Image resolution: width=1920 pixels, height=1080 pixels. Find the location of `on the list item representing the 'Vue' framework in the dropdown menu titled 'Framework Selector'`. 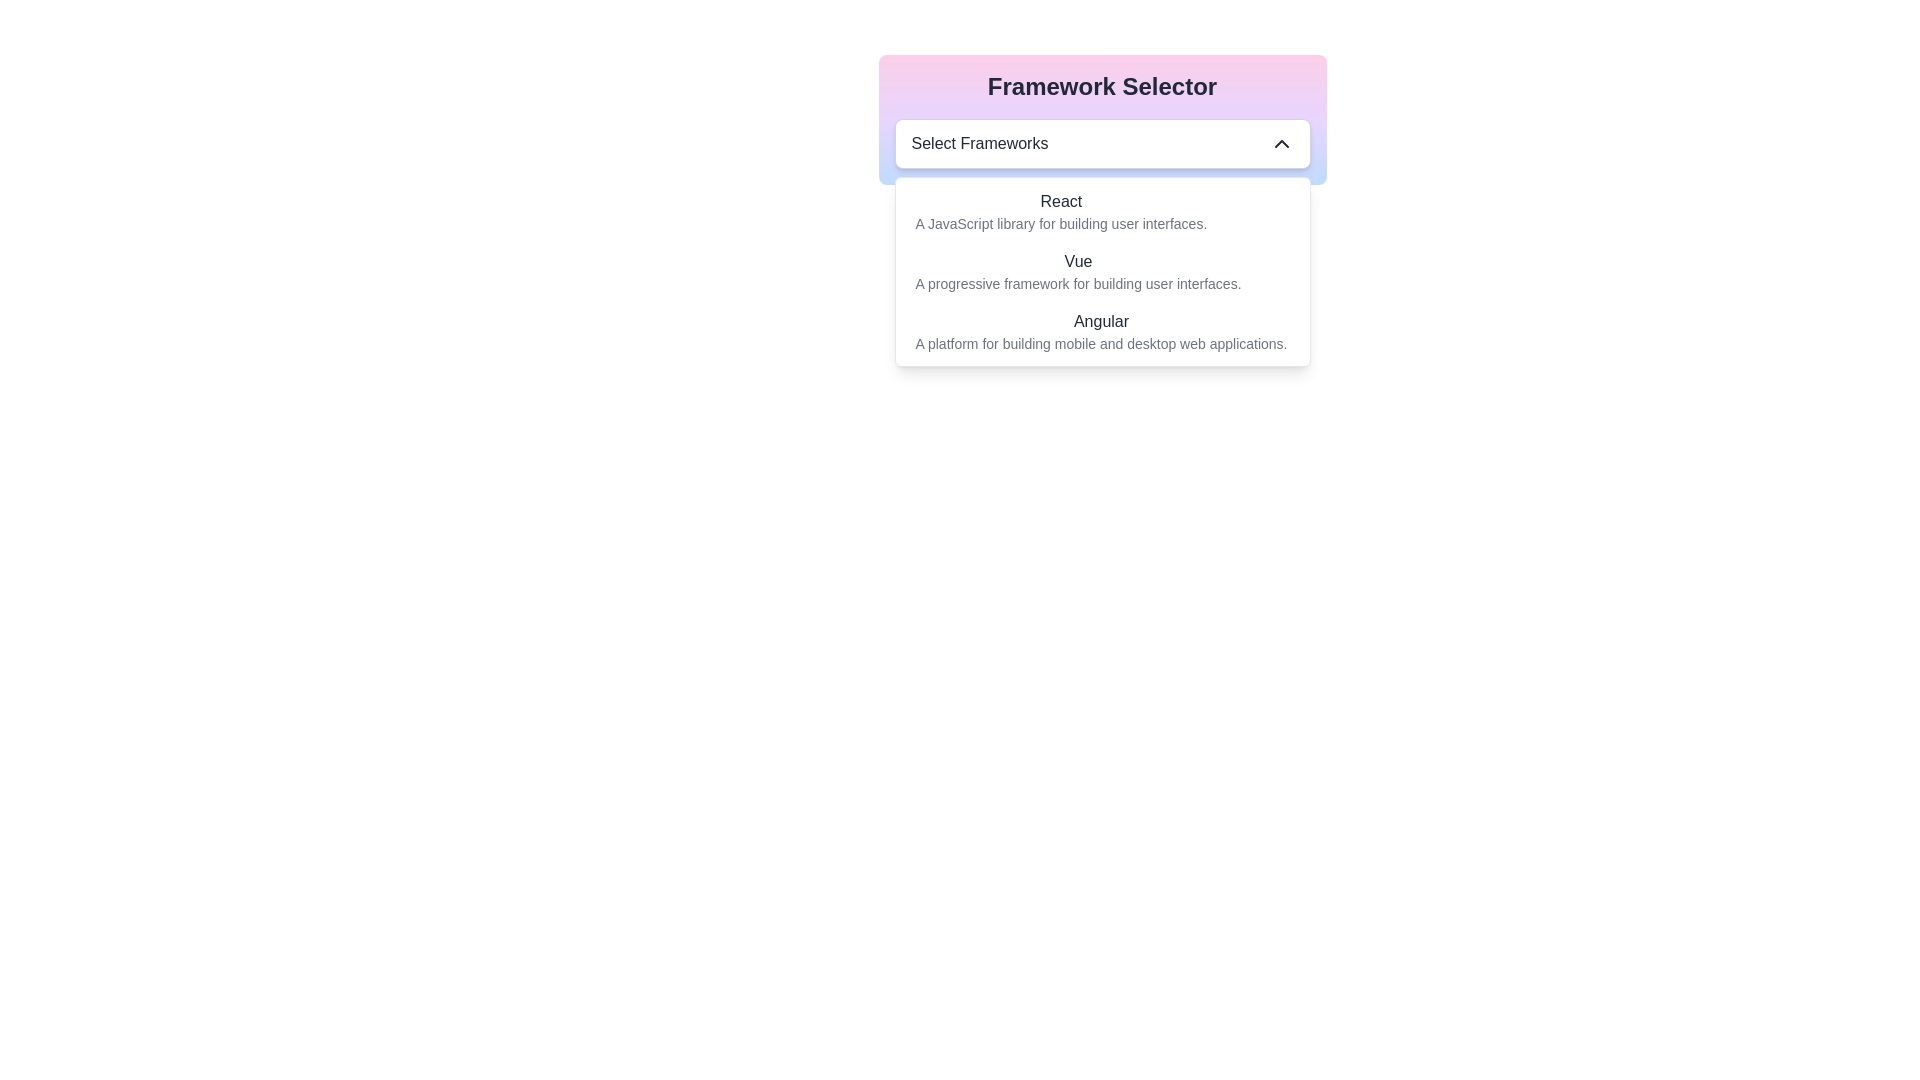

on the list item representing the 'Vue' framework in the dropdown menu titled 'Framework Selector' is located at coordinates (1101, 272).